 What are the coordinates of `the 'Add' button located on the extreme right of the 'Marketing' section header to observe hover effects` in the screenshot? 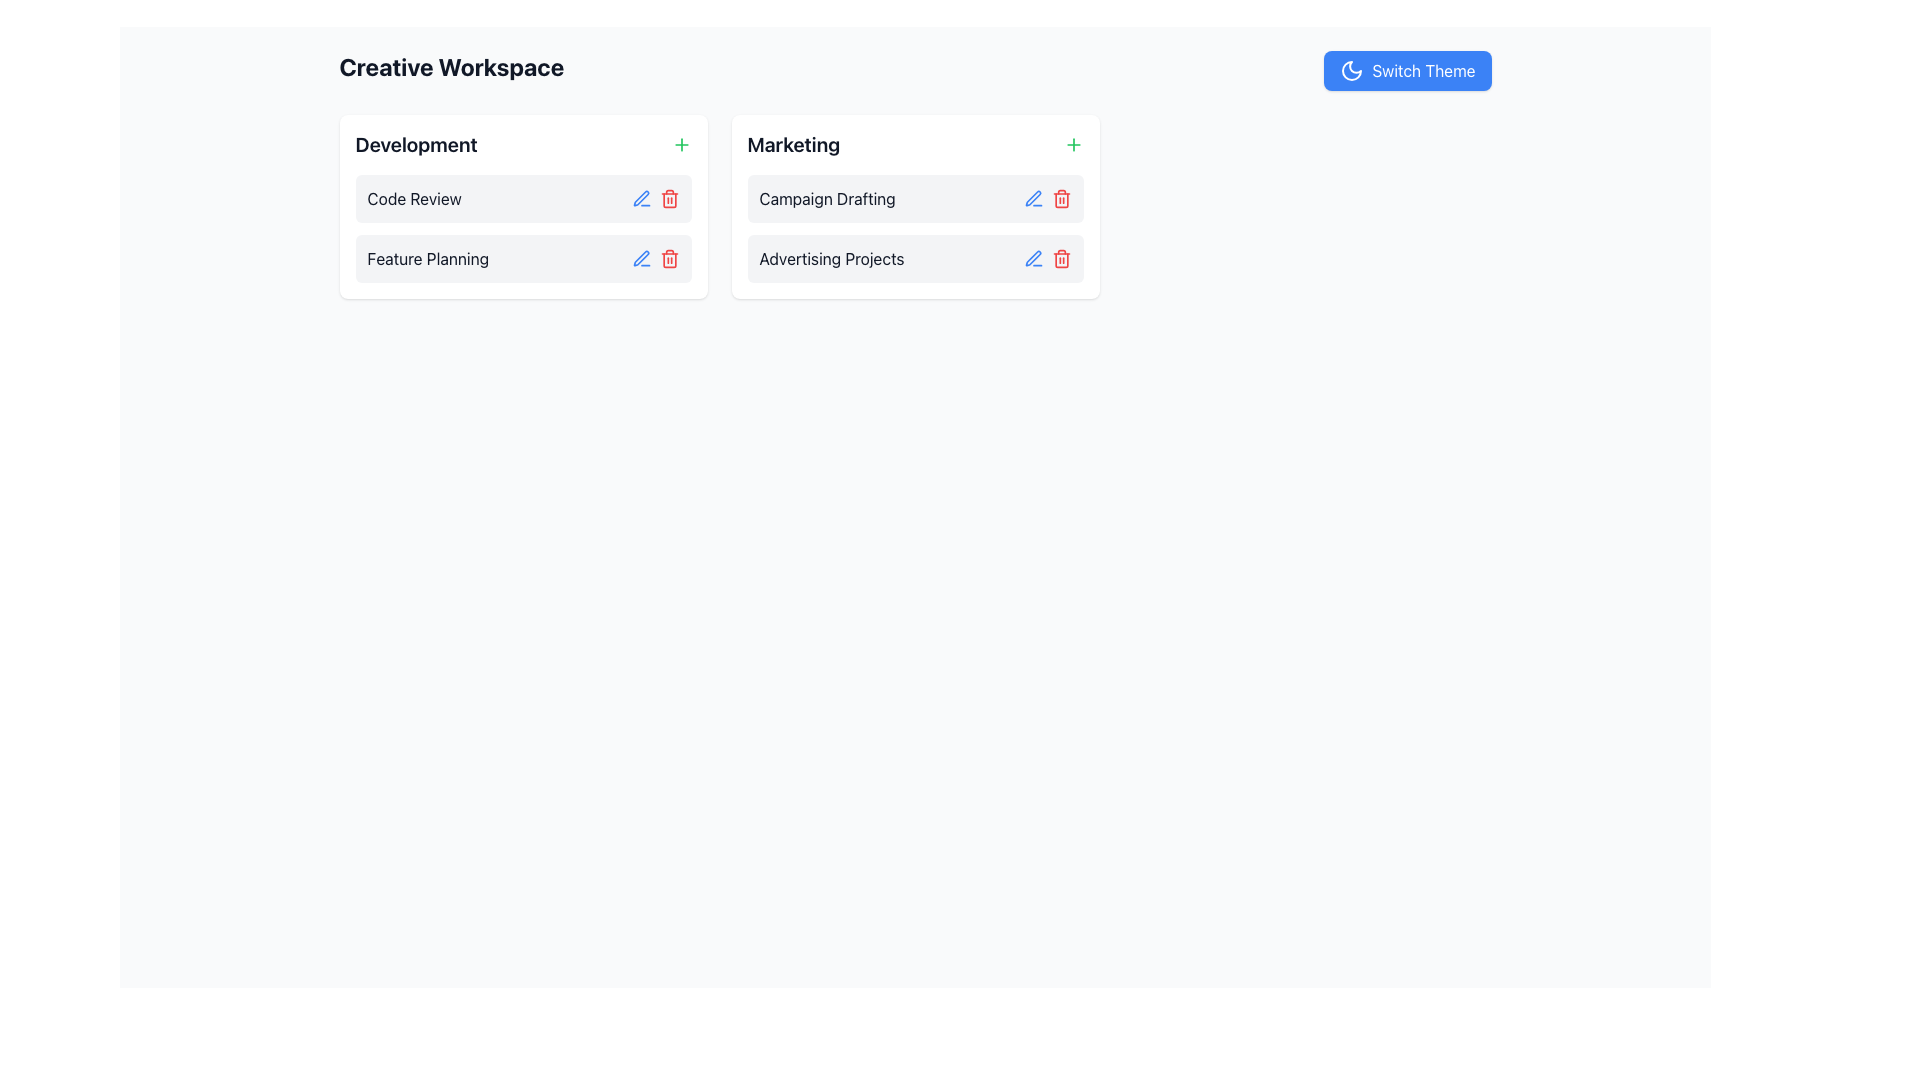 It's located at (1072, 144).